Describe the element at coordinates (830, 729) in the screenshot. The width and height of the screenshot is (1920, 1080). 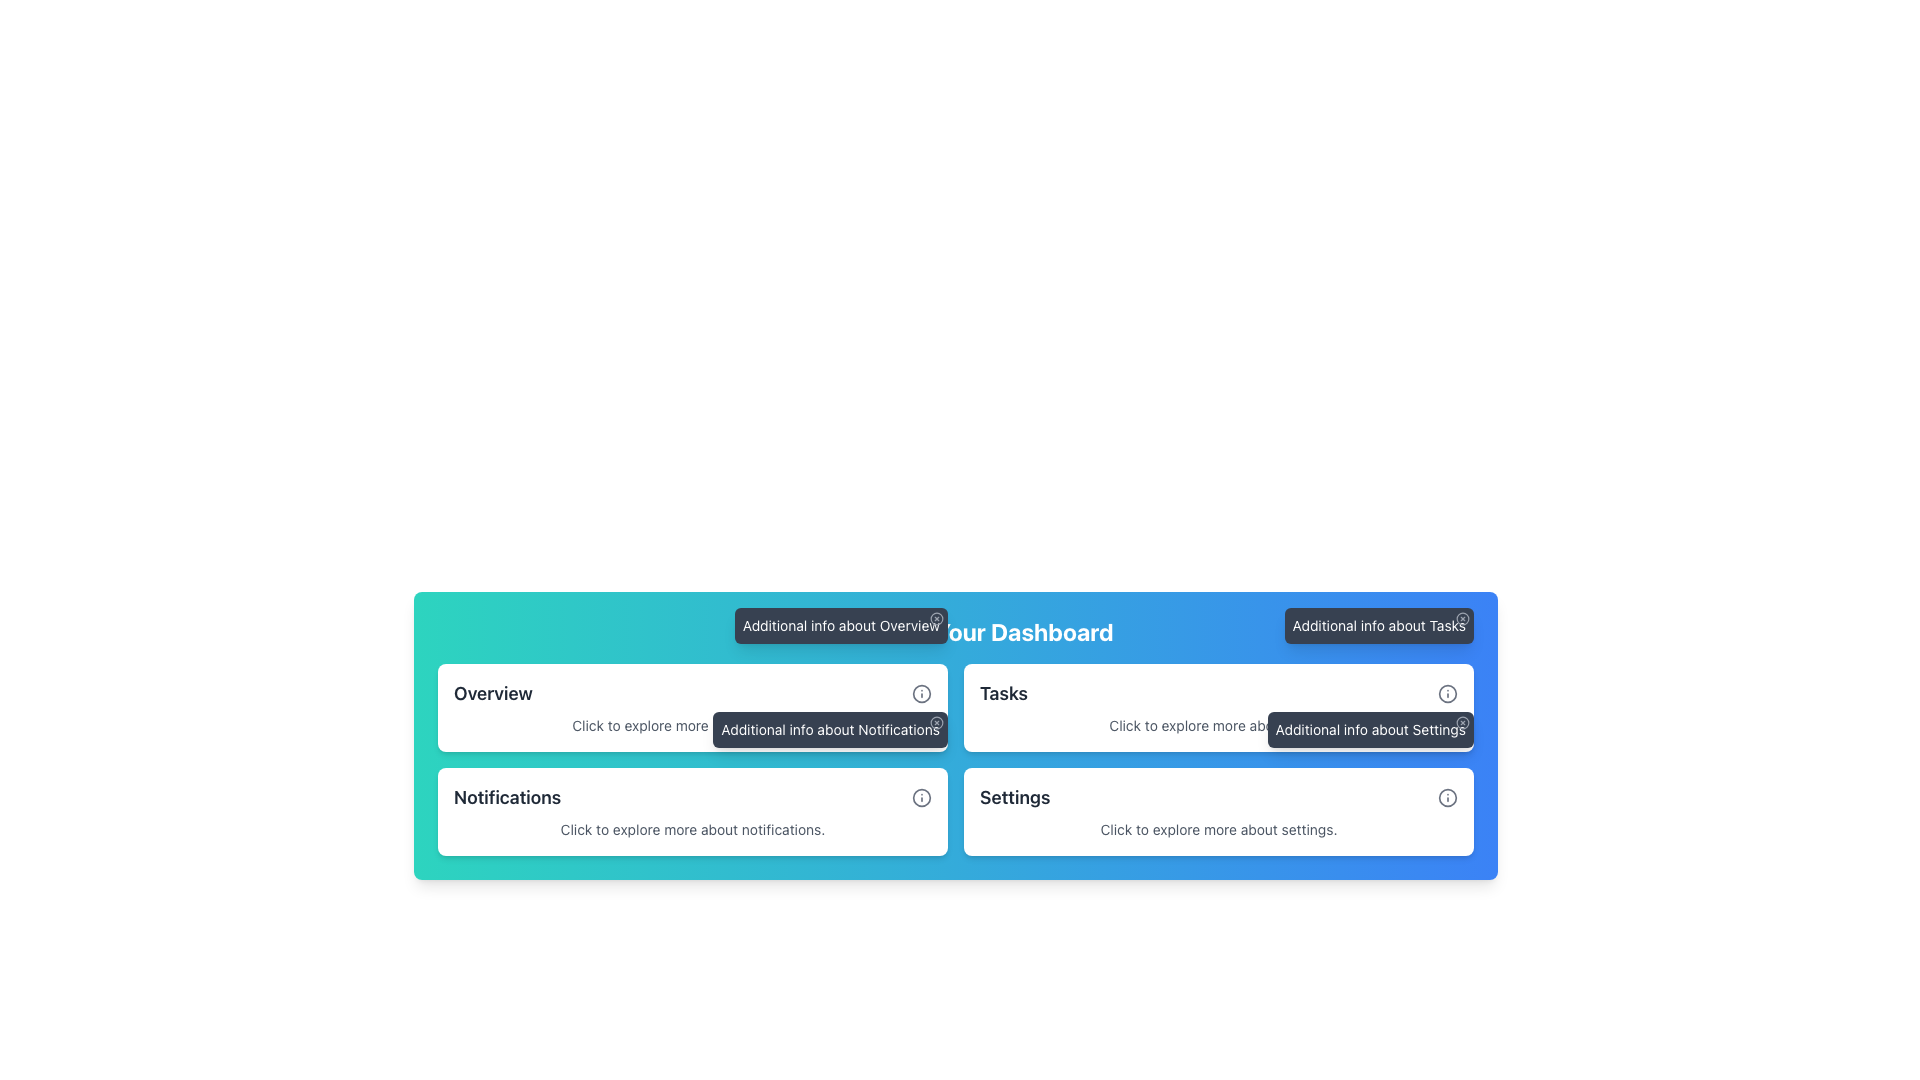
I see `the tooltip with the text 'Additional info about Notifications', which is a rectangular element with a dark background and slightly rounded corners, located above the 'Notifications' section` at that location.